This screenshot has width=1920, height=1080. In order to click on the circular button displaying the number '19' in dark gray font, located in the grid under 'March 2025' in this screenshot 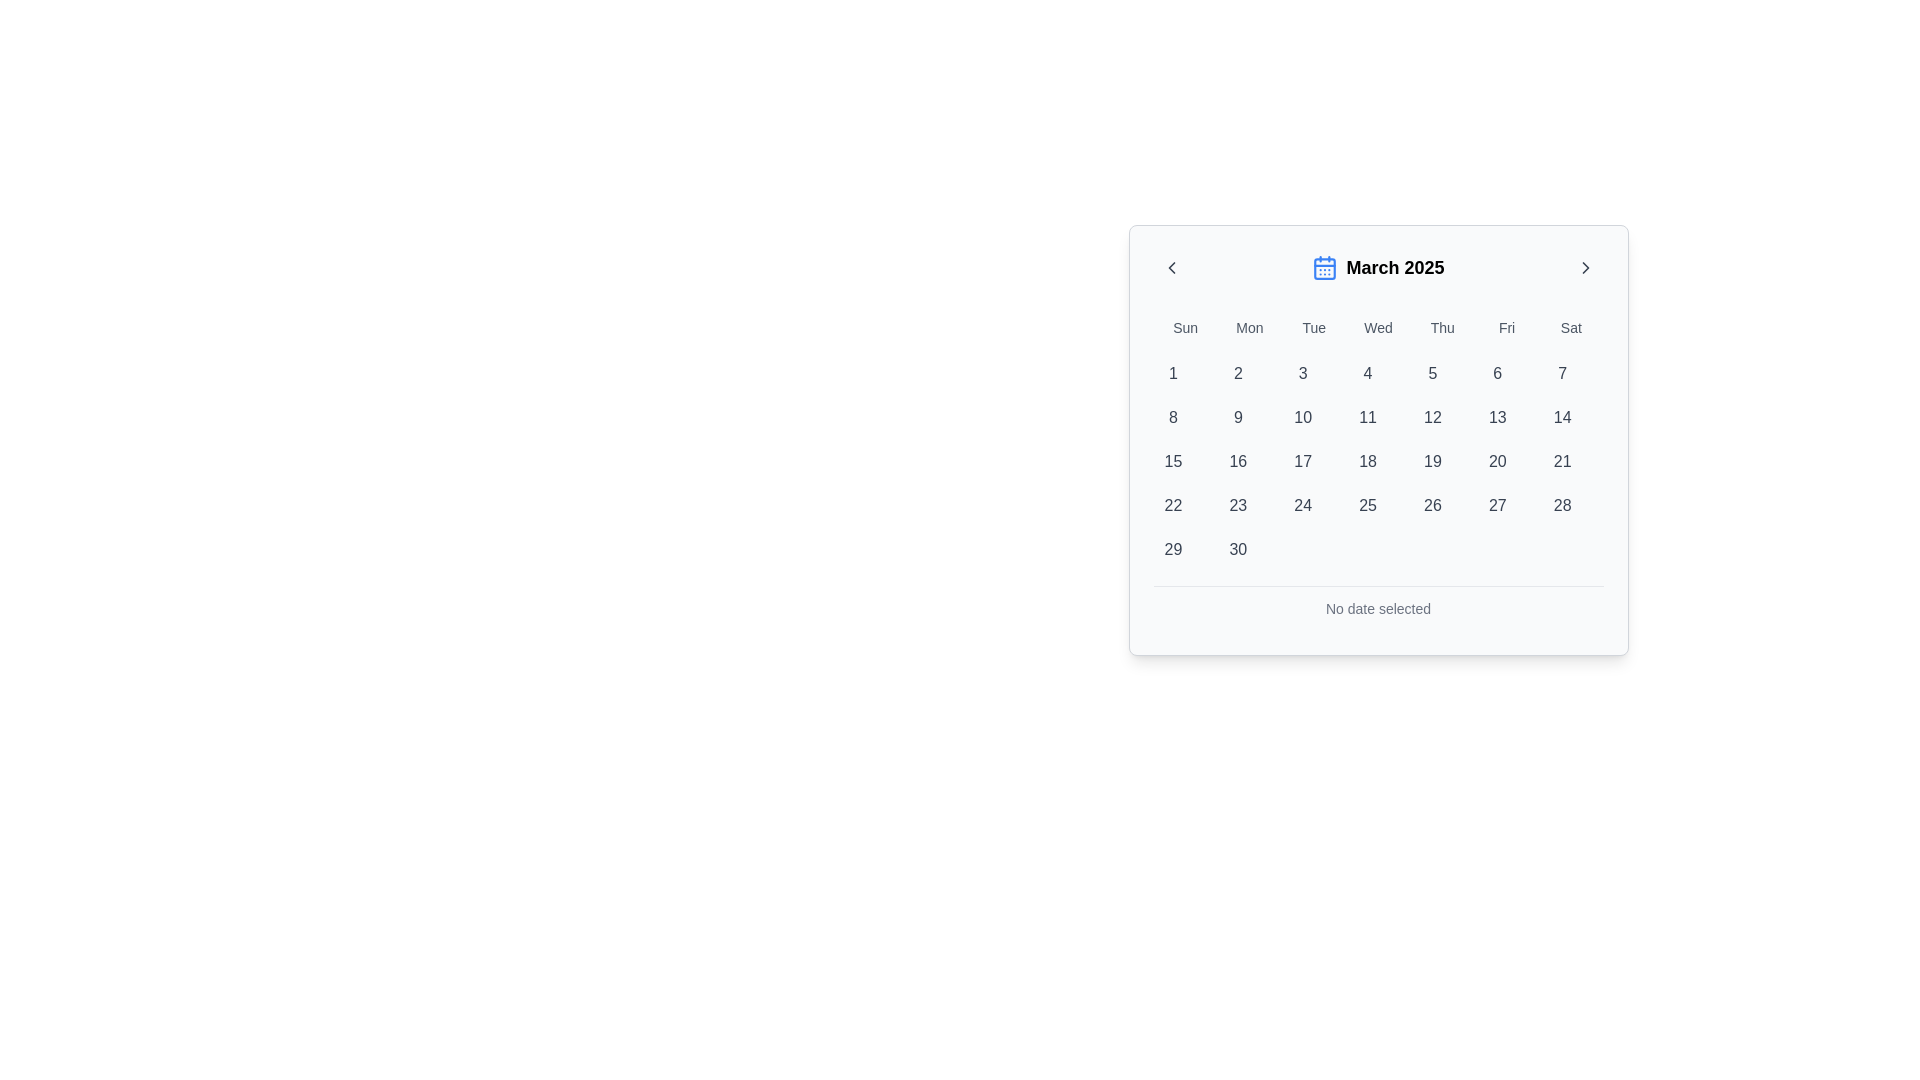, I will do `click(1431, 462)`.